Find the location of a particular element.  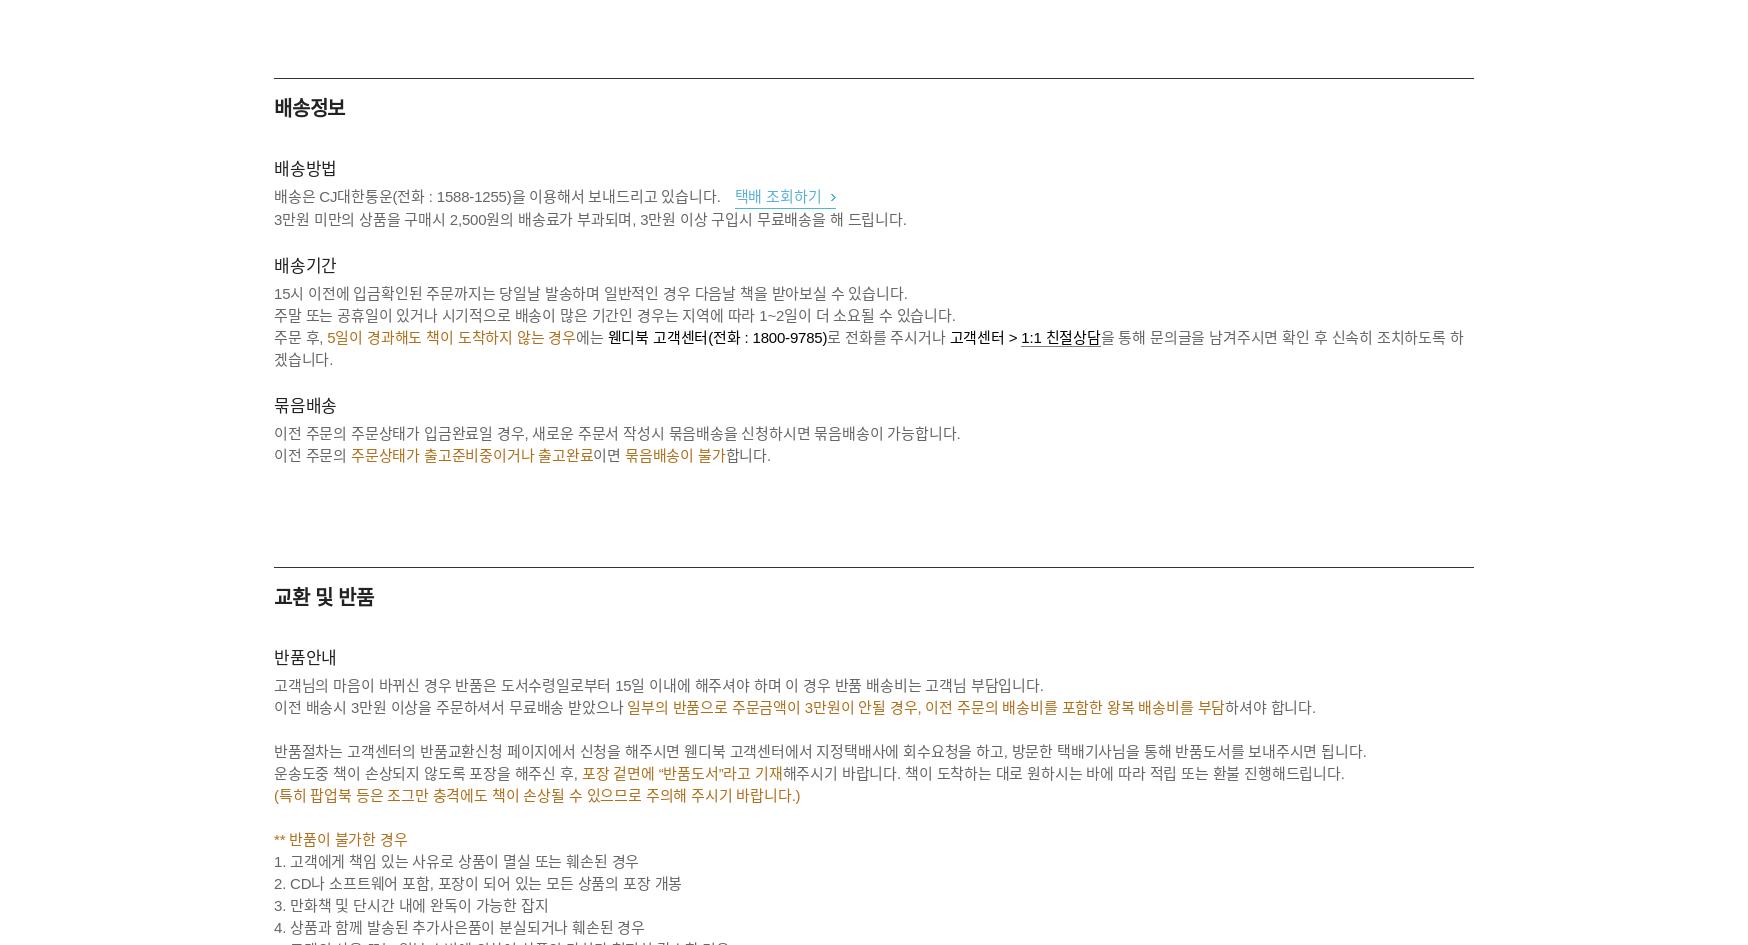

'(특히 팝업북 등은 조그만 충격에도 책이 손상될 수 있으므로 주의해 주시기 바랍니다.)' is located at coordinates (536, 794).